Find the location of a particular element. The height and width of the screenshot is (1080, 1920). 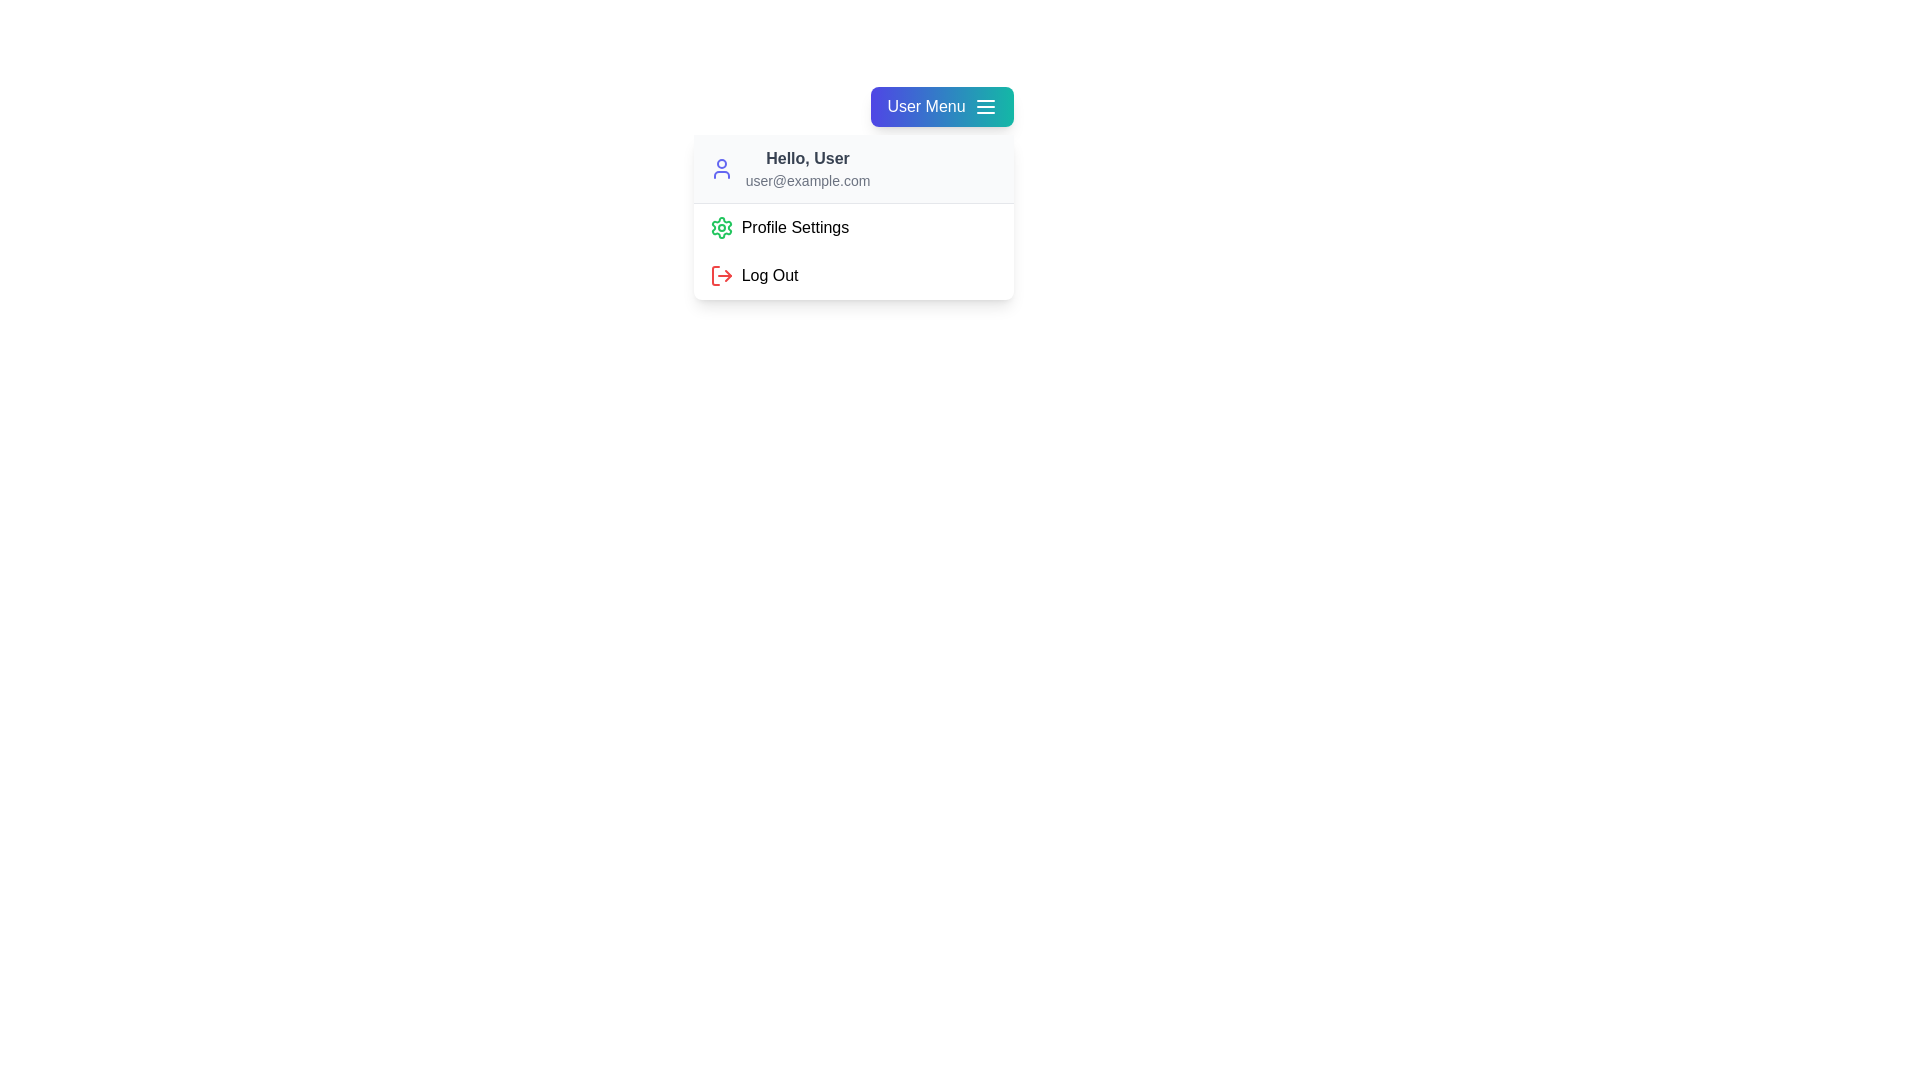

the 'Log Out' option in the user menu is located at coordinates (853, 276).